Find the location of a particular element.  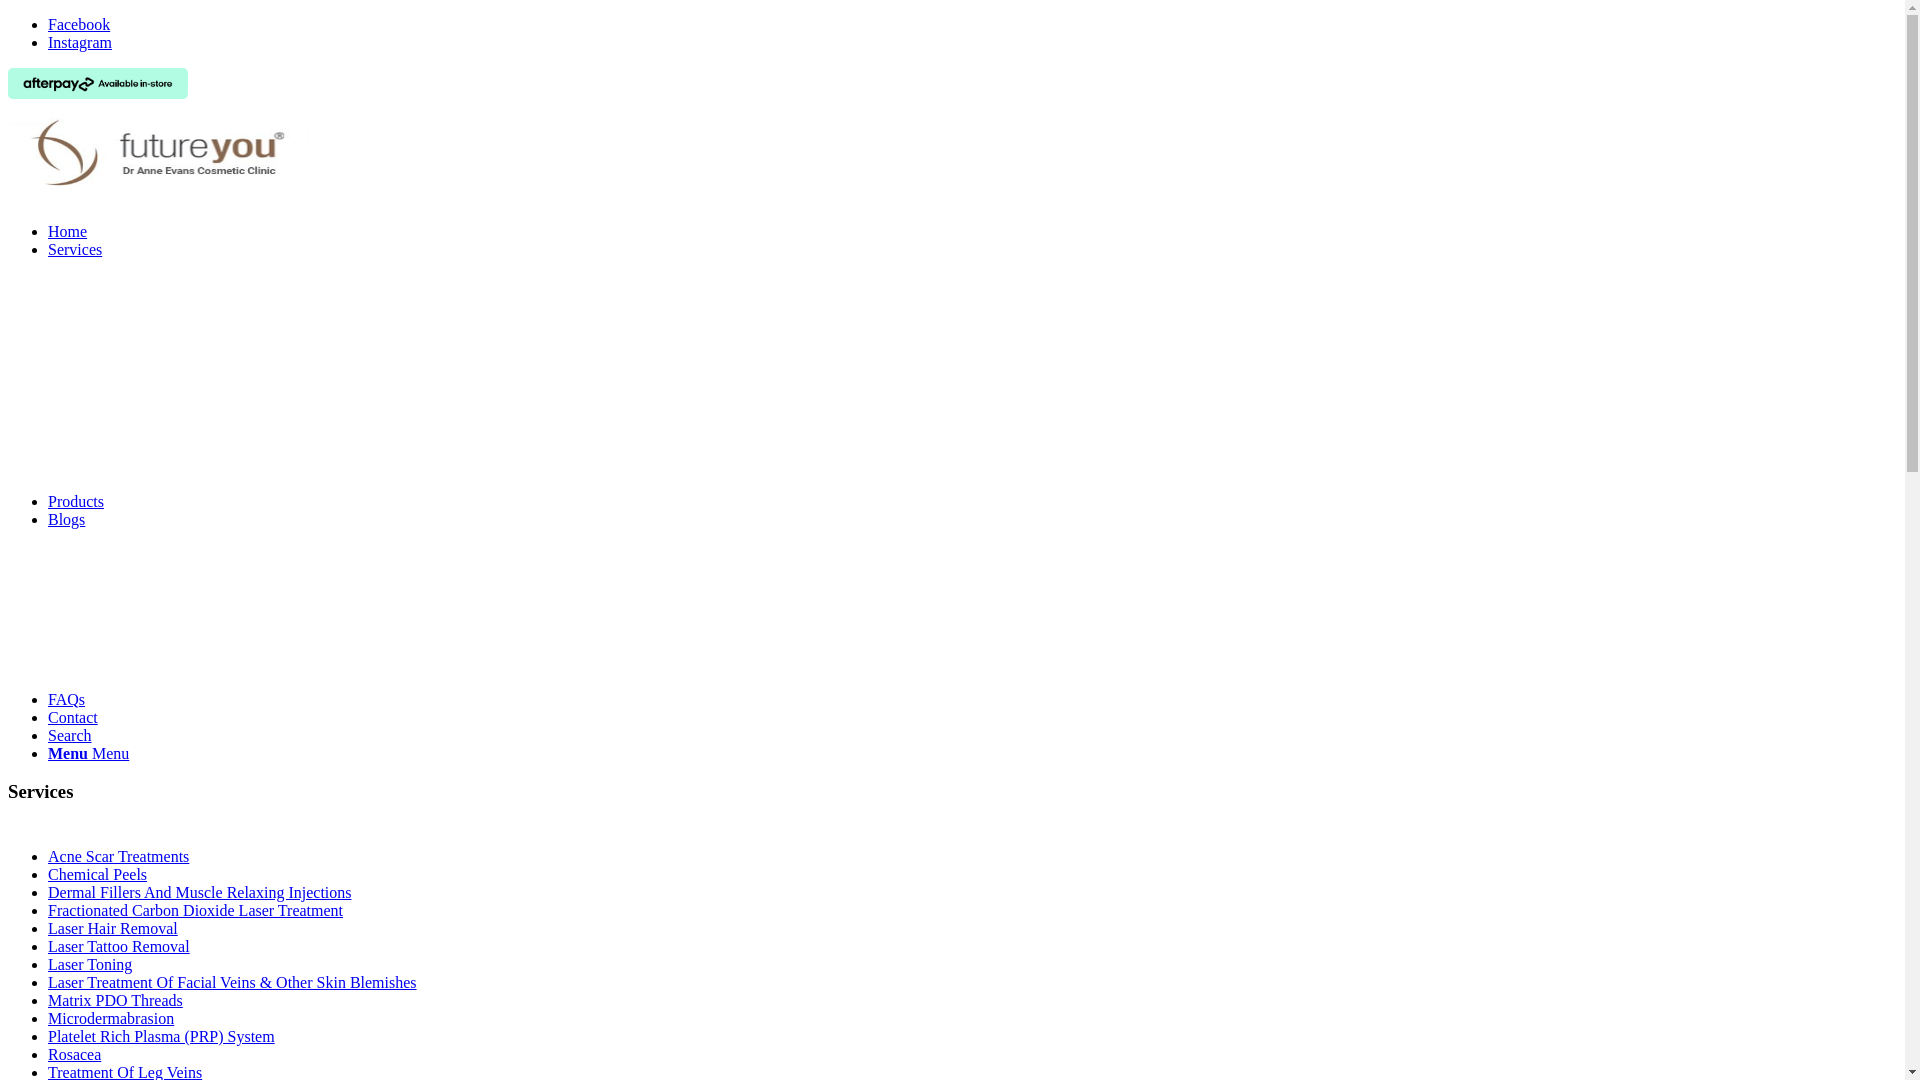

'Blogs' is located at coordinates (66, 518).